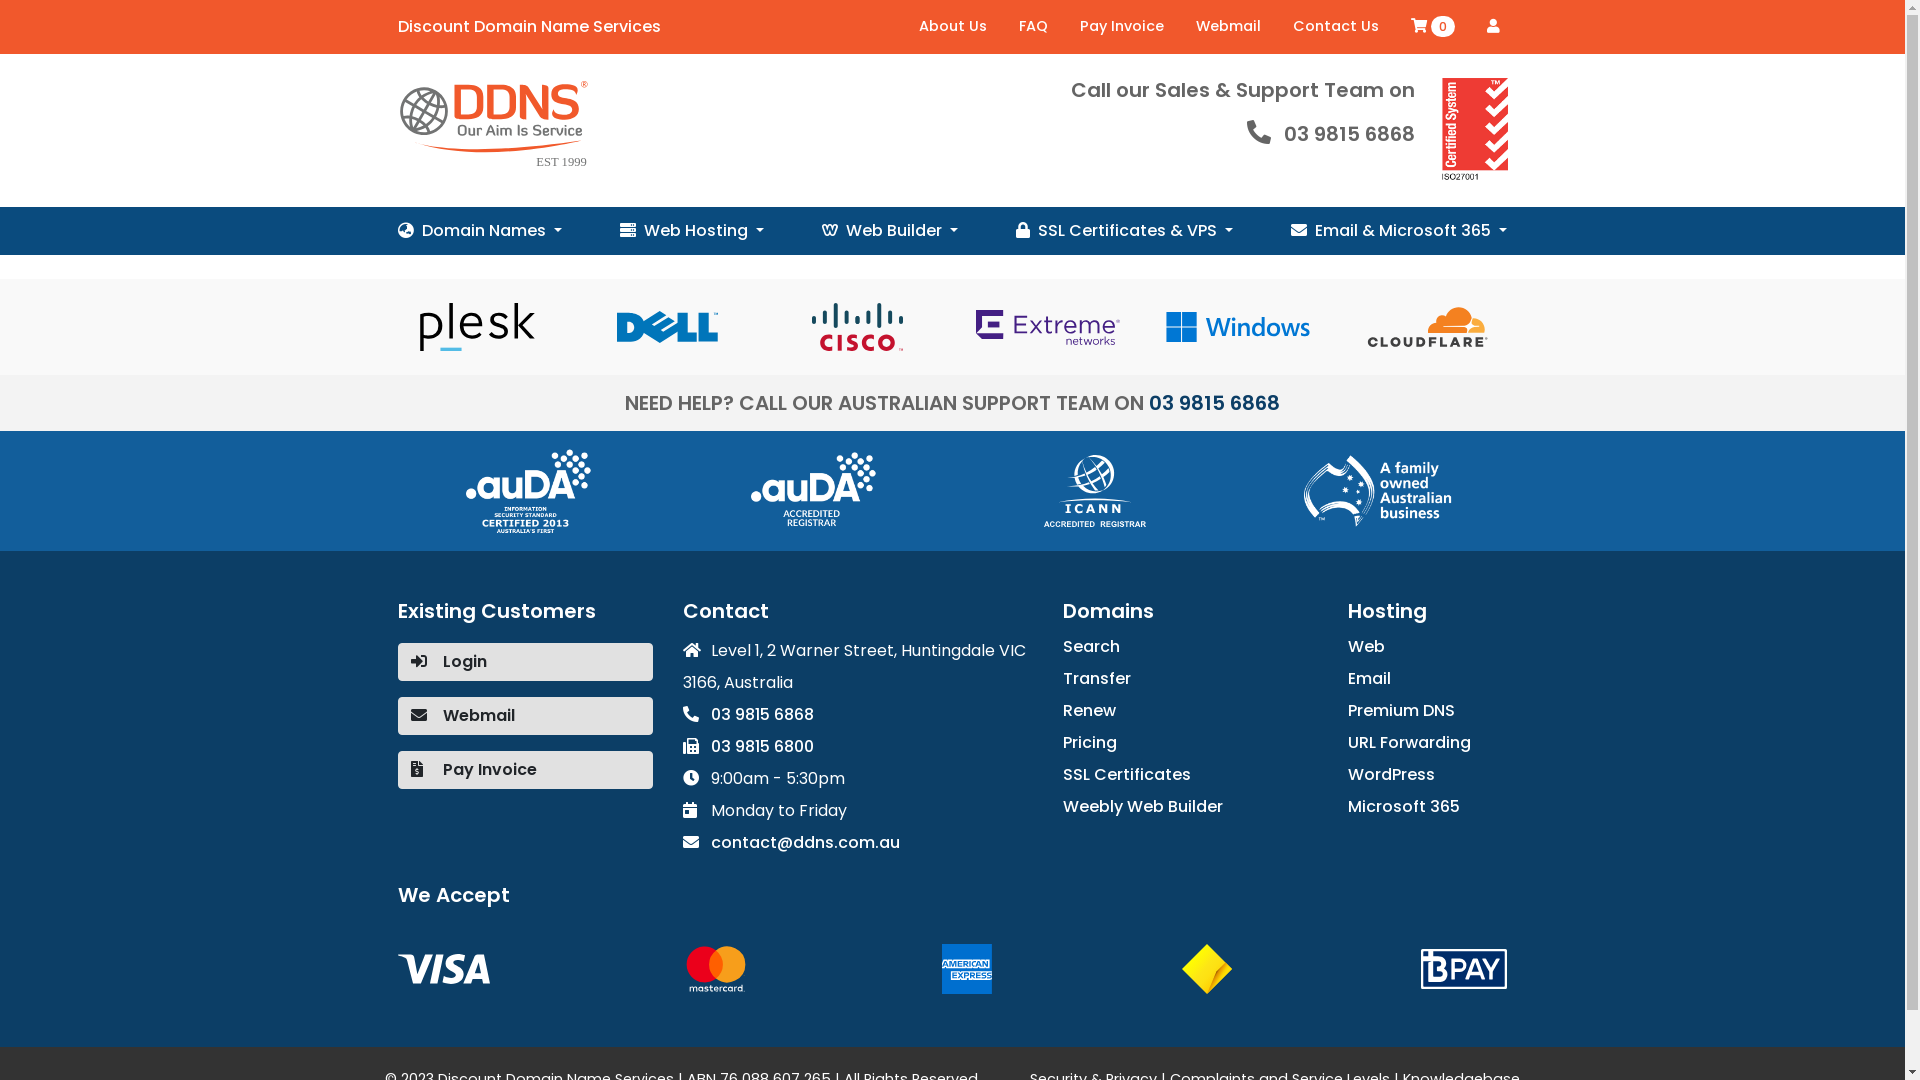  Describe the element at coordinates (1189, 774) in the screenshot. I see `'SSL Certificates'` at that location.